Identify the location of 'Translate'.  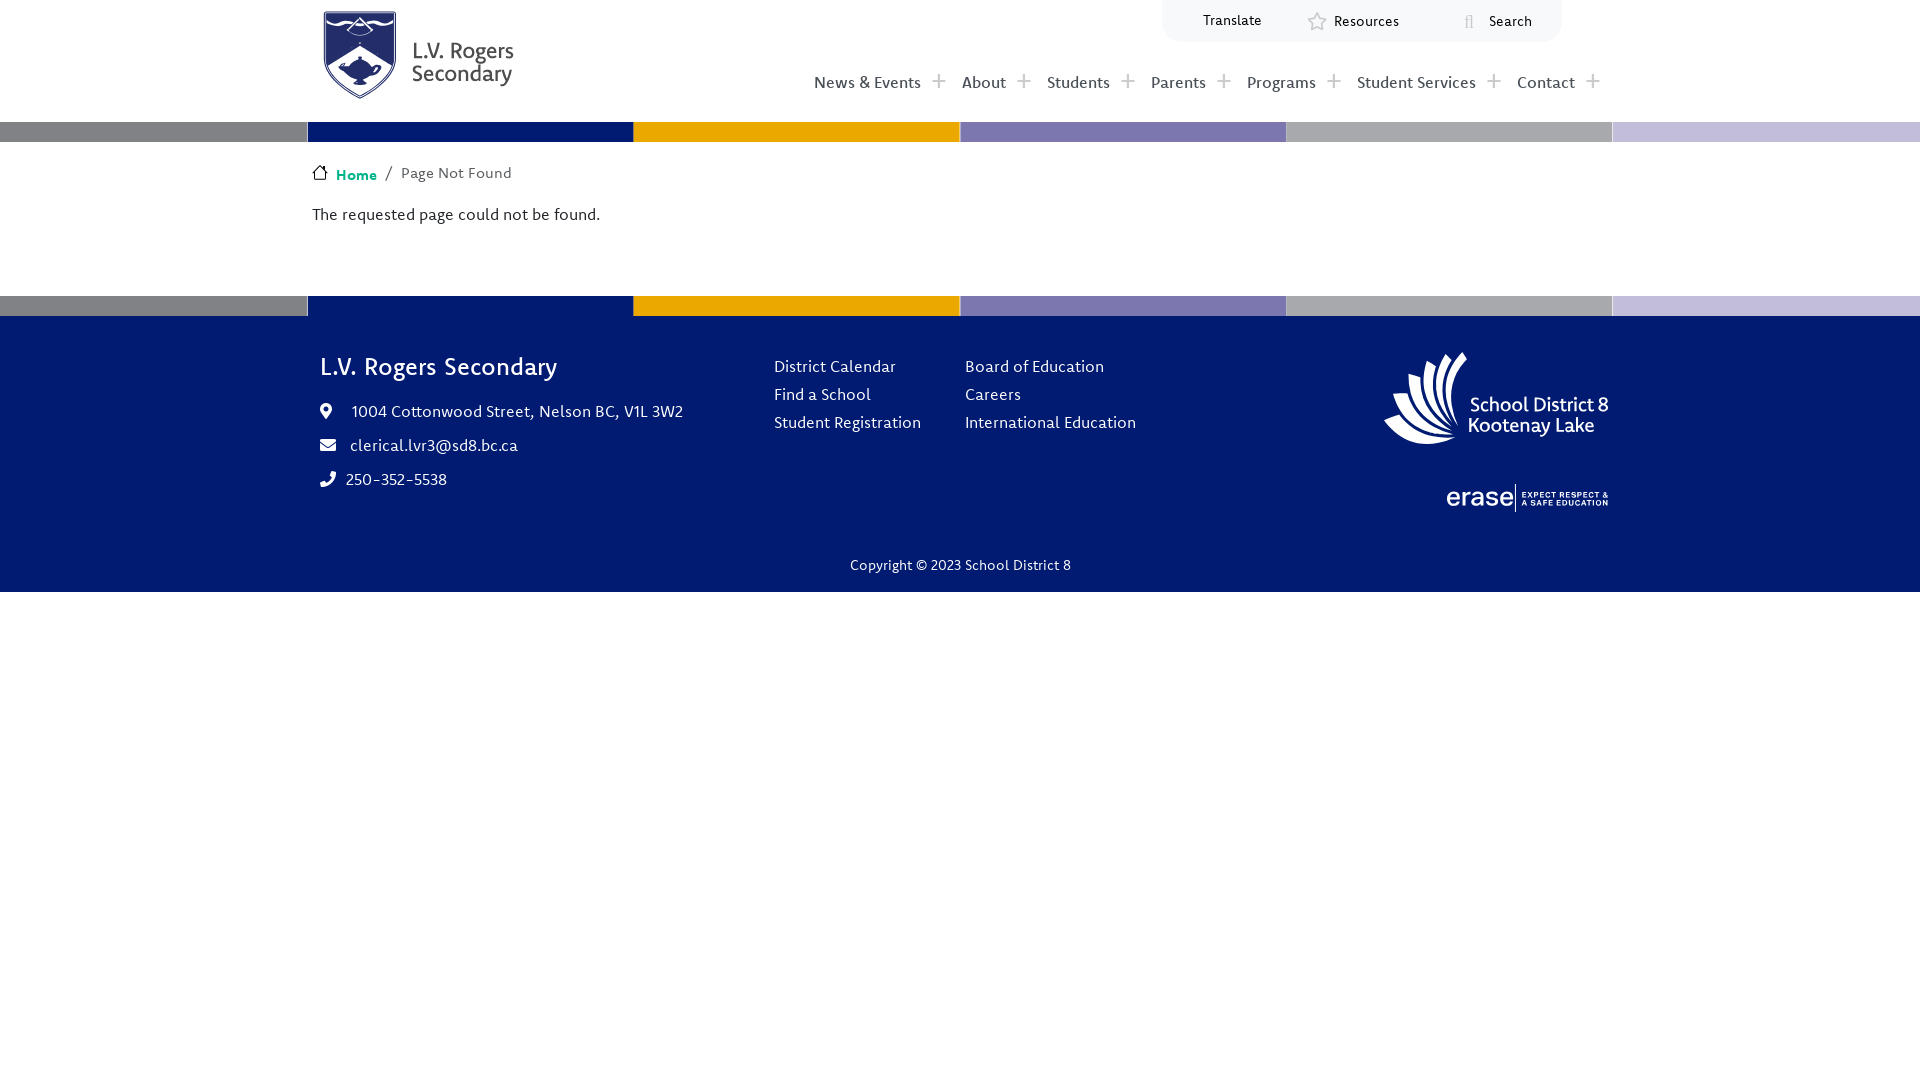
(1184, 20).